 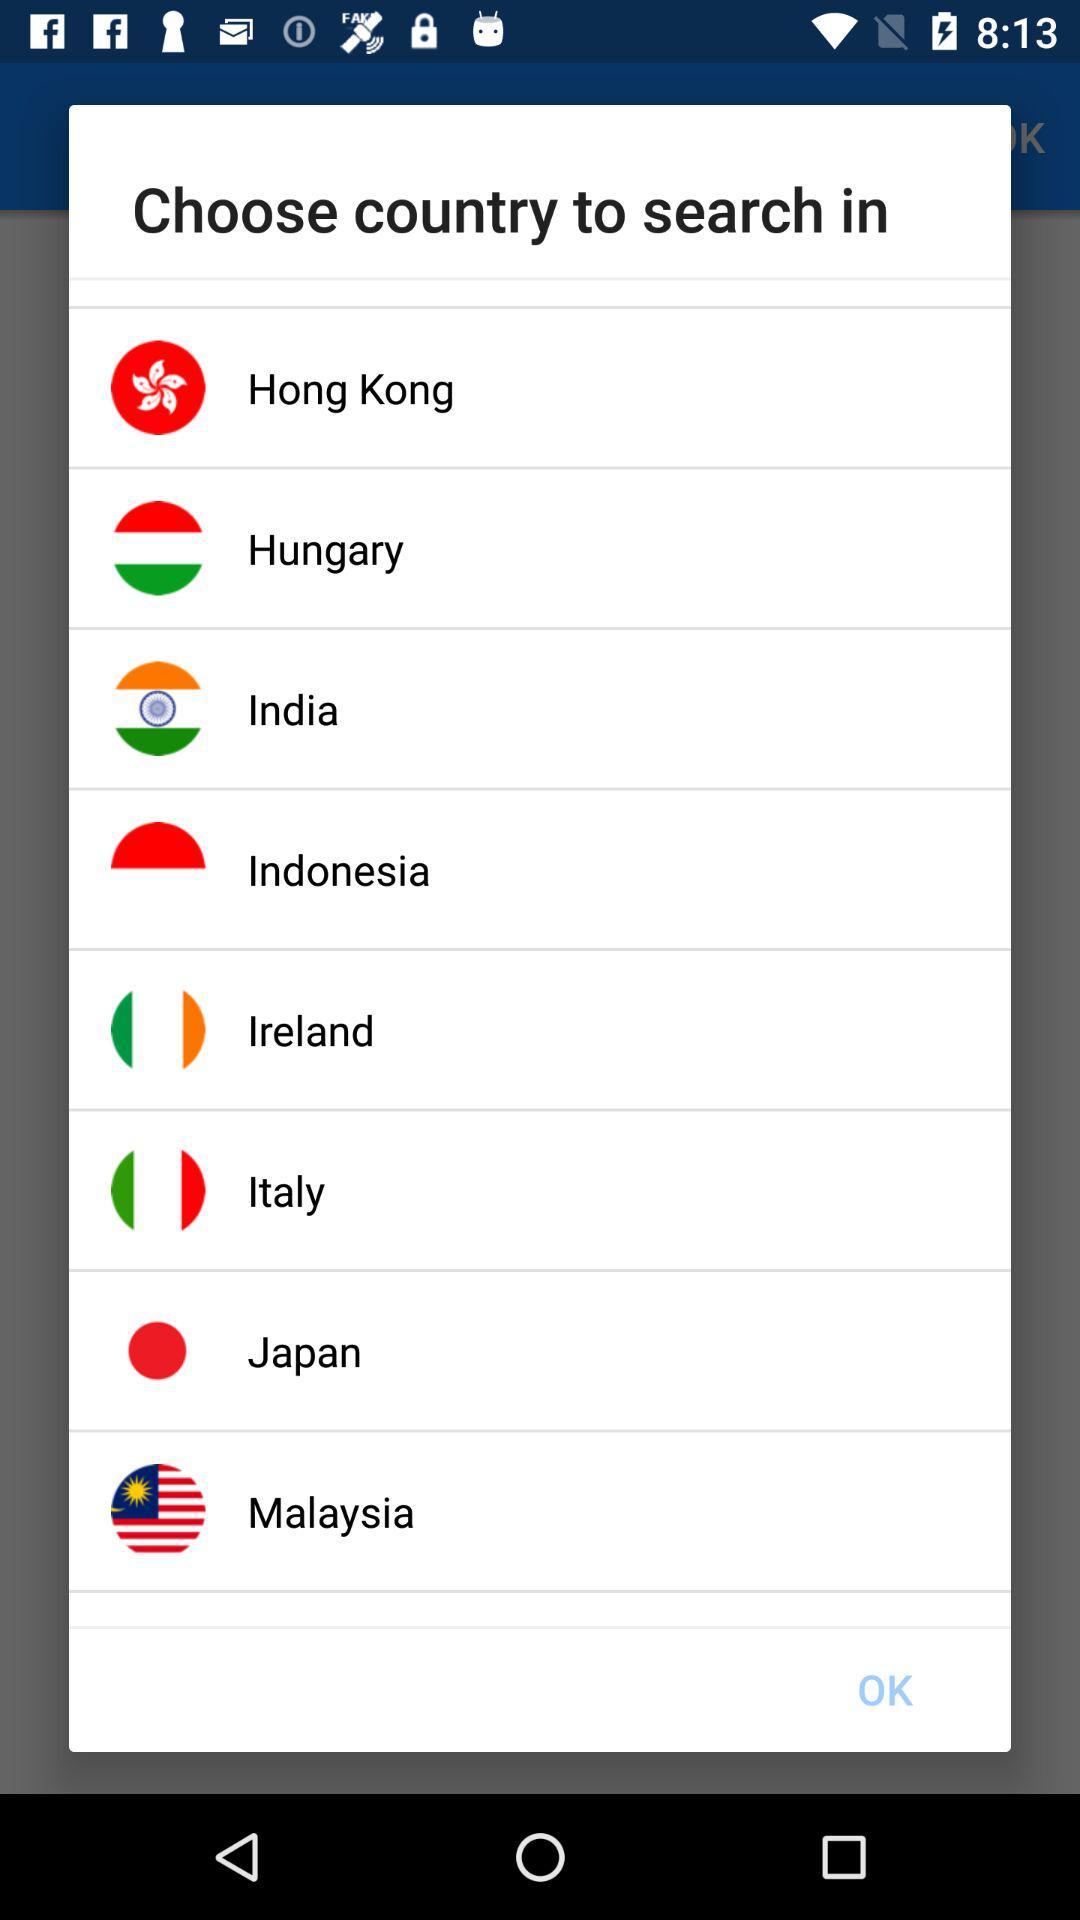 What do you see at coordinates (883, 1688) in the screenshot?
I see `ok` at bounding box center [883, 1688].